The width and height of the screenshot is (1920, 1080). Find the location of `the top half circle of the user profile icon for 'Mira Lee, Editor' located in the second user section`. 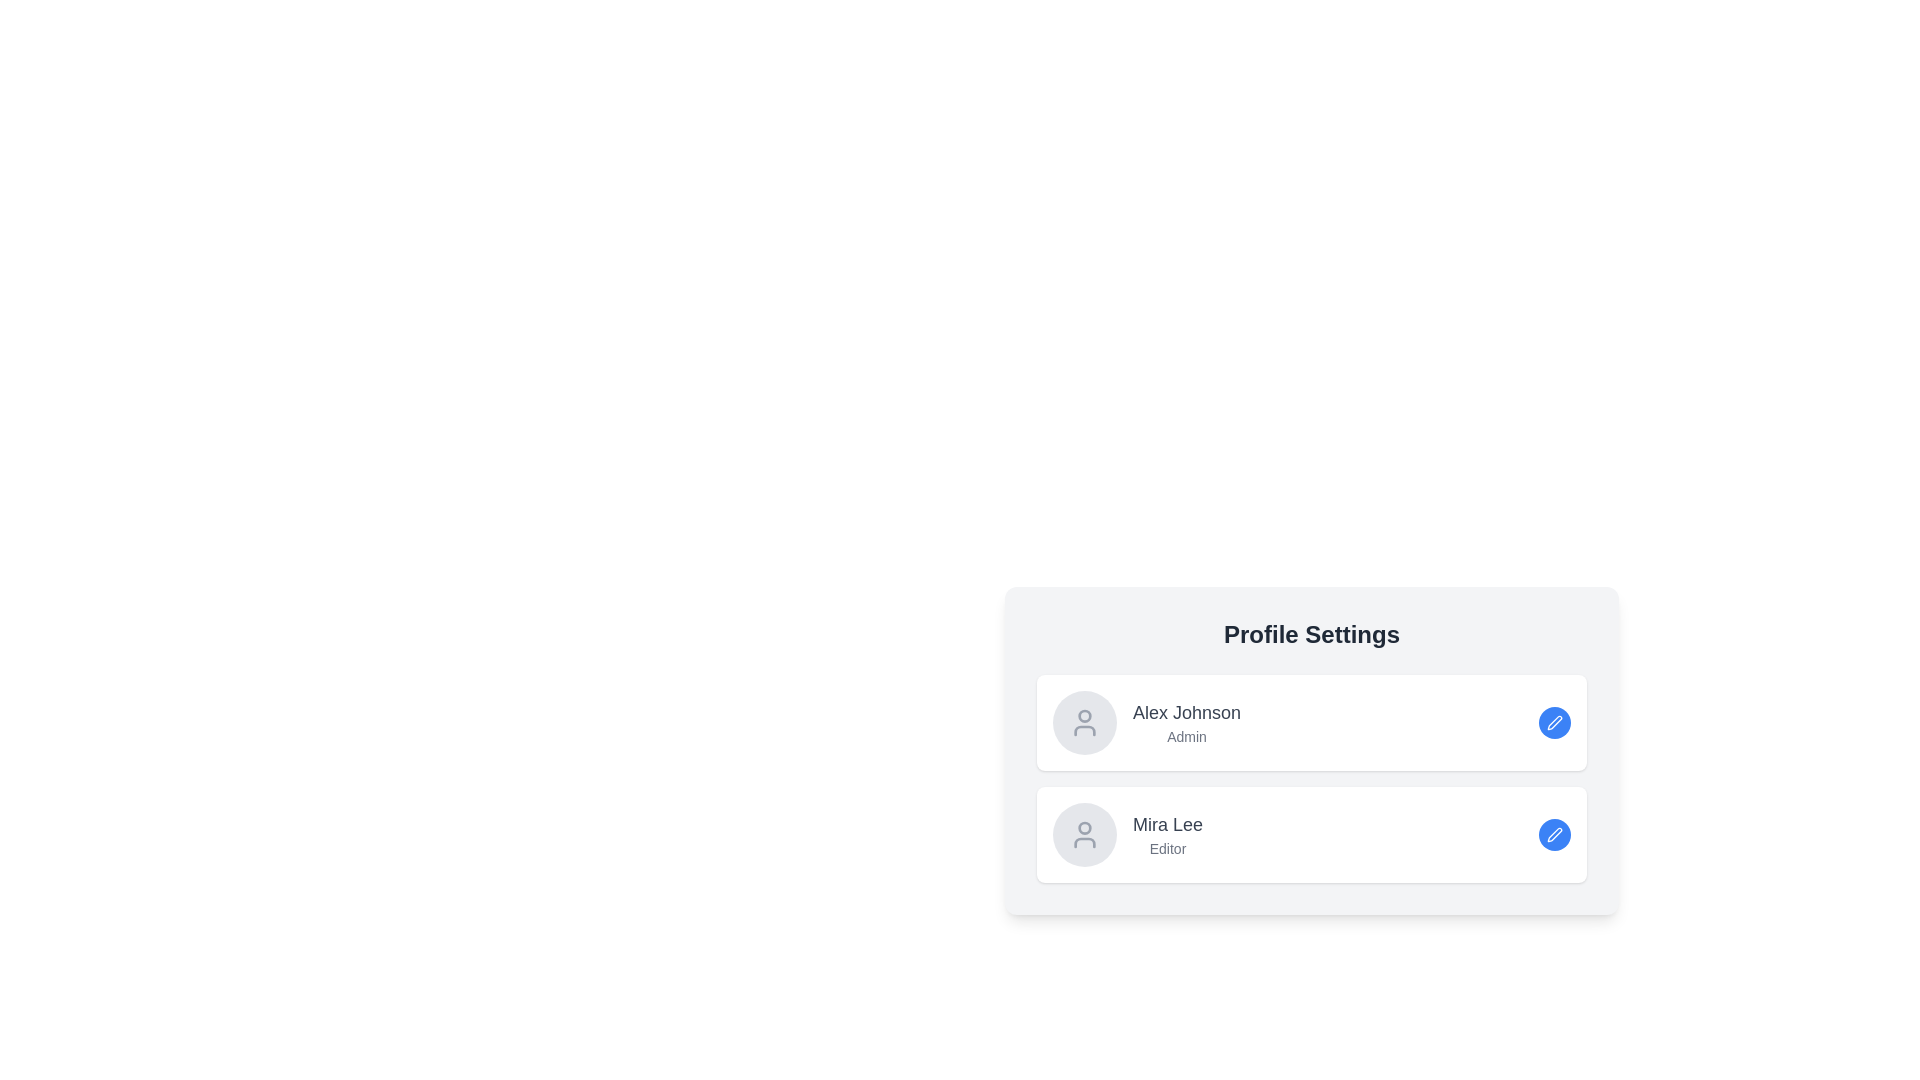

the top half circle of the user profile icon for 'Mira Lee, Editor' located in the second user section is located at coordinates (1083, 828).